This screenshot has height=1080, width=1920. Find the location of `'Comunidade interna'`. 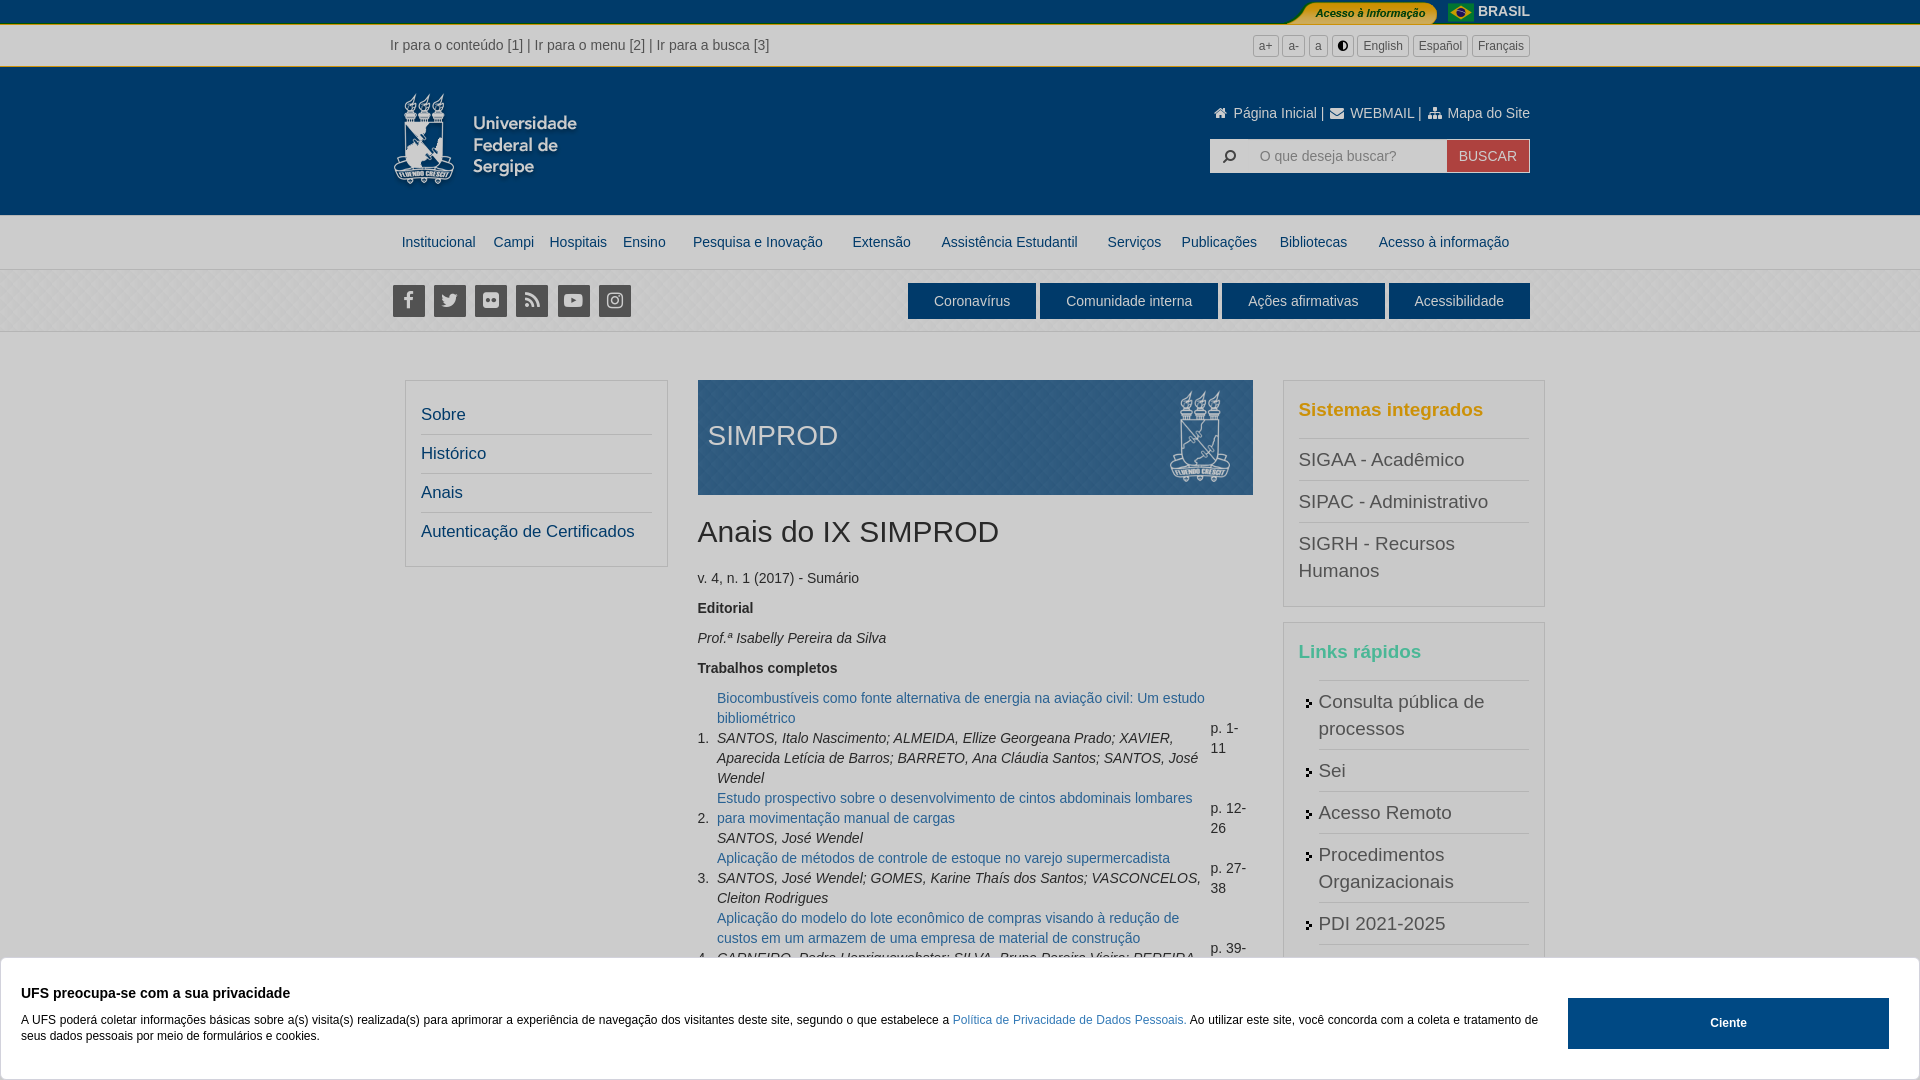

'Comunidade interna' is located at coordinates (1128, 300).